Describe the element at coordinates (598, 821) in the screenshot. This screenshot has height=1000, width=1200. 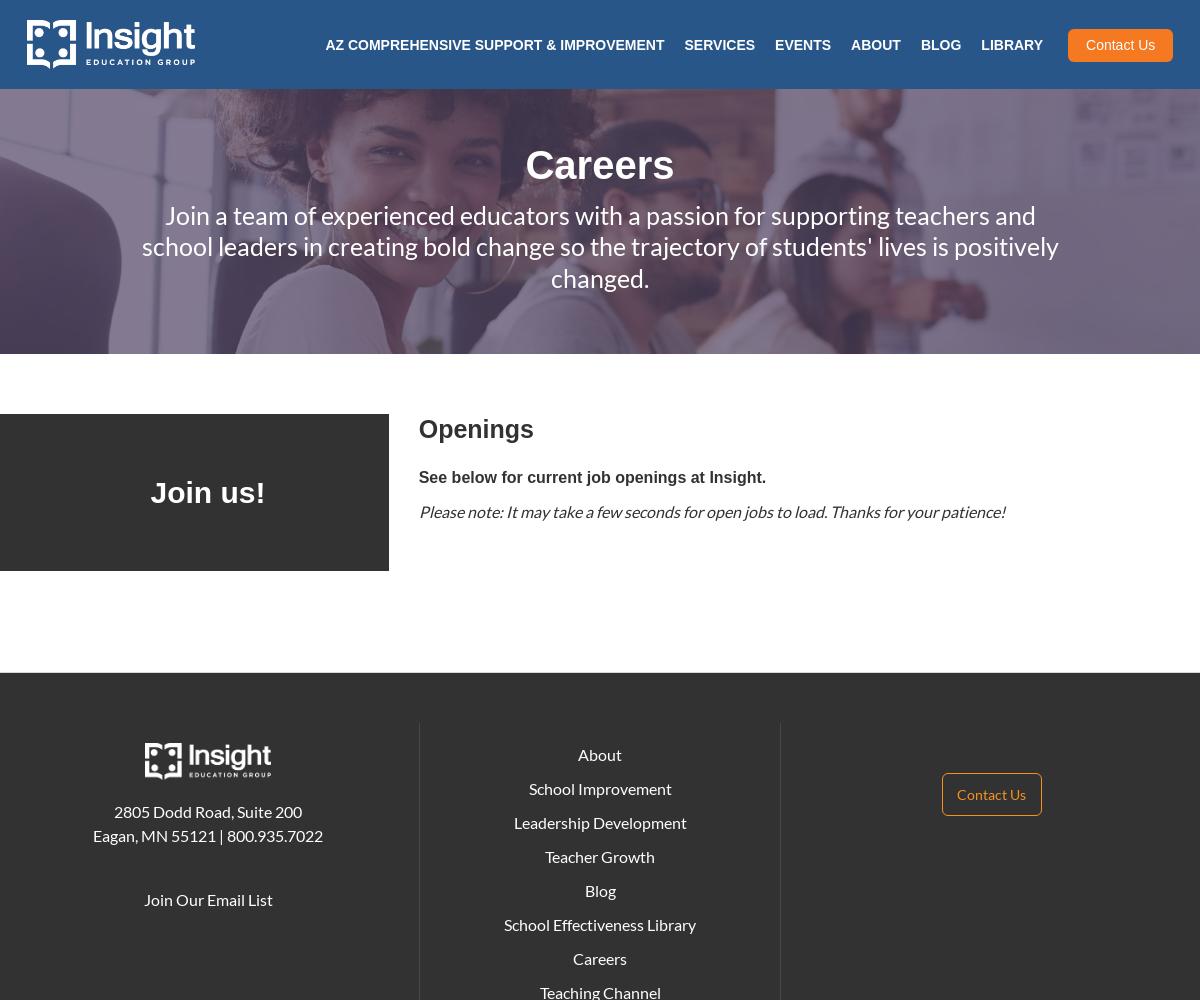
I see `'Leadership Development'` at that location.